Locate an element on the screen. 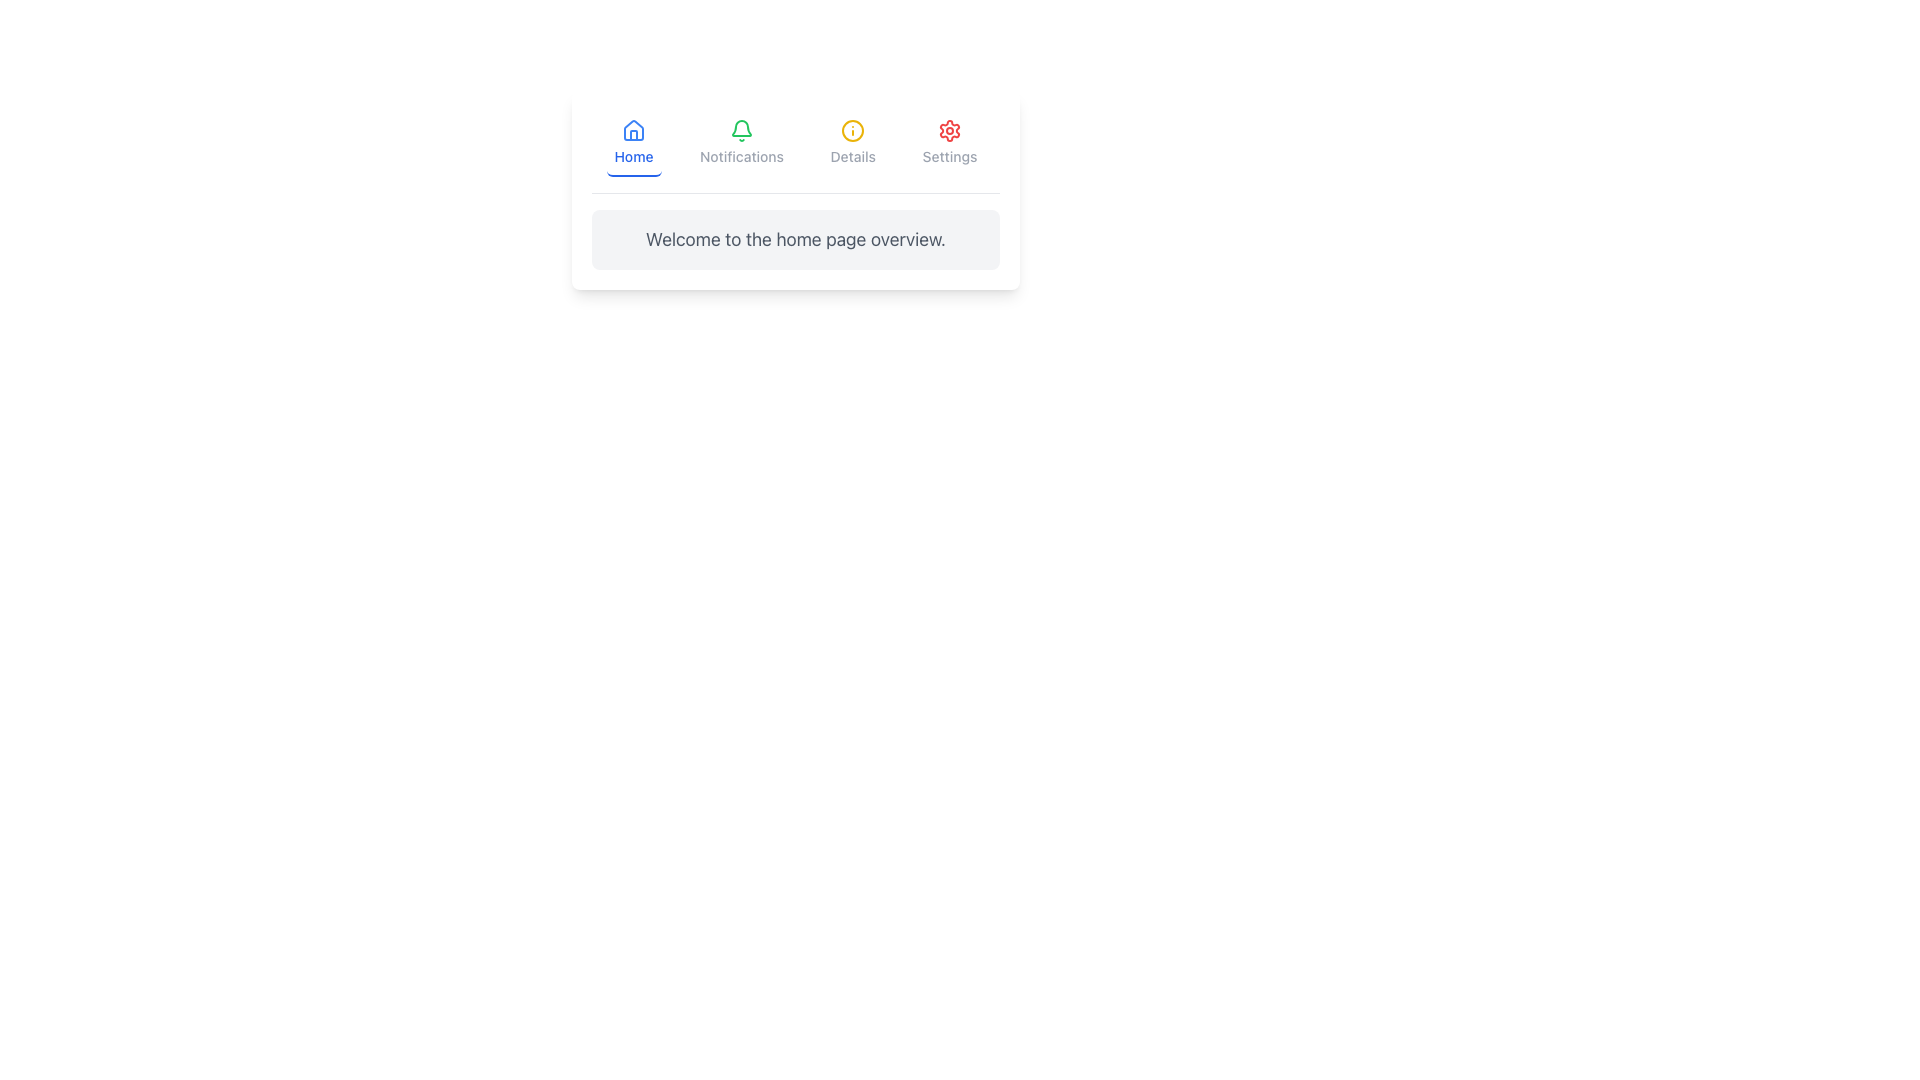  the blue 'Home' button icon that displays a house and the word 'Home' beneath it is located at coordinates (632, 142).